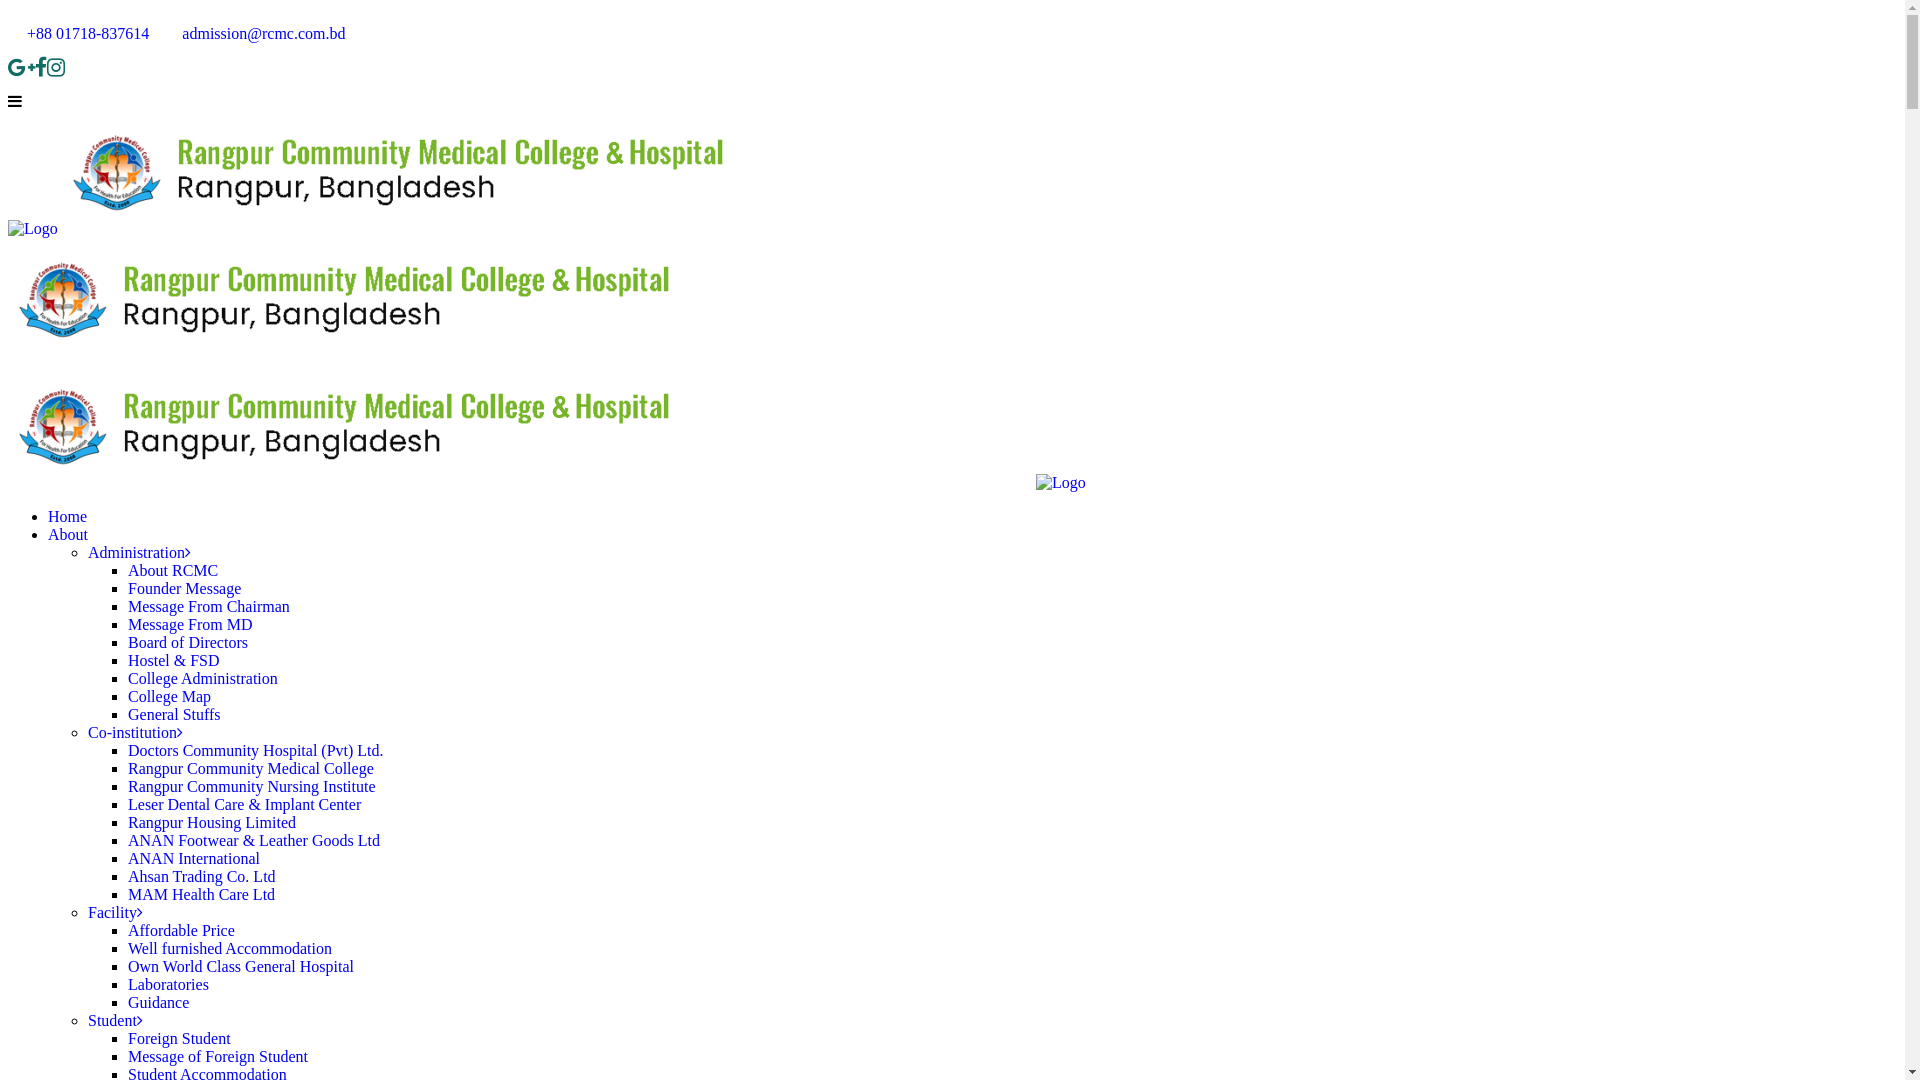  I want to click on 'College Administration', so click(202, 677).